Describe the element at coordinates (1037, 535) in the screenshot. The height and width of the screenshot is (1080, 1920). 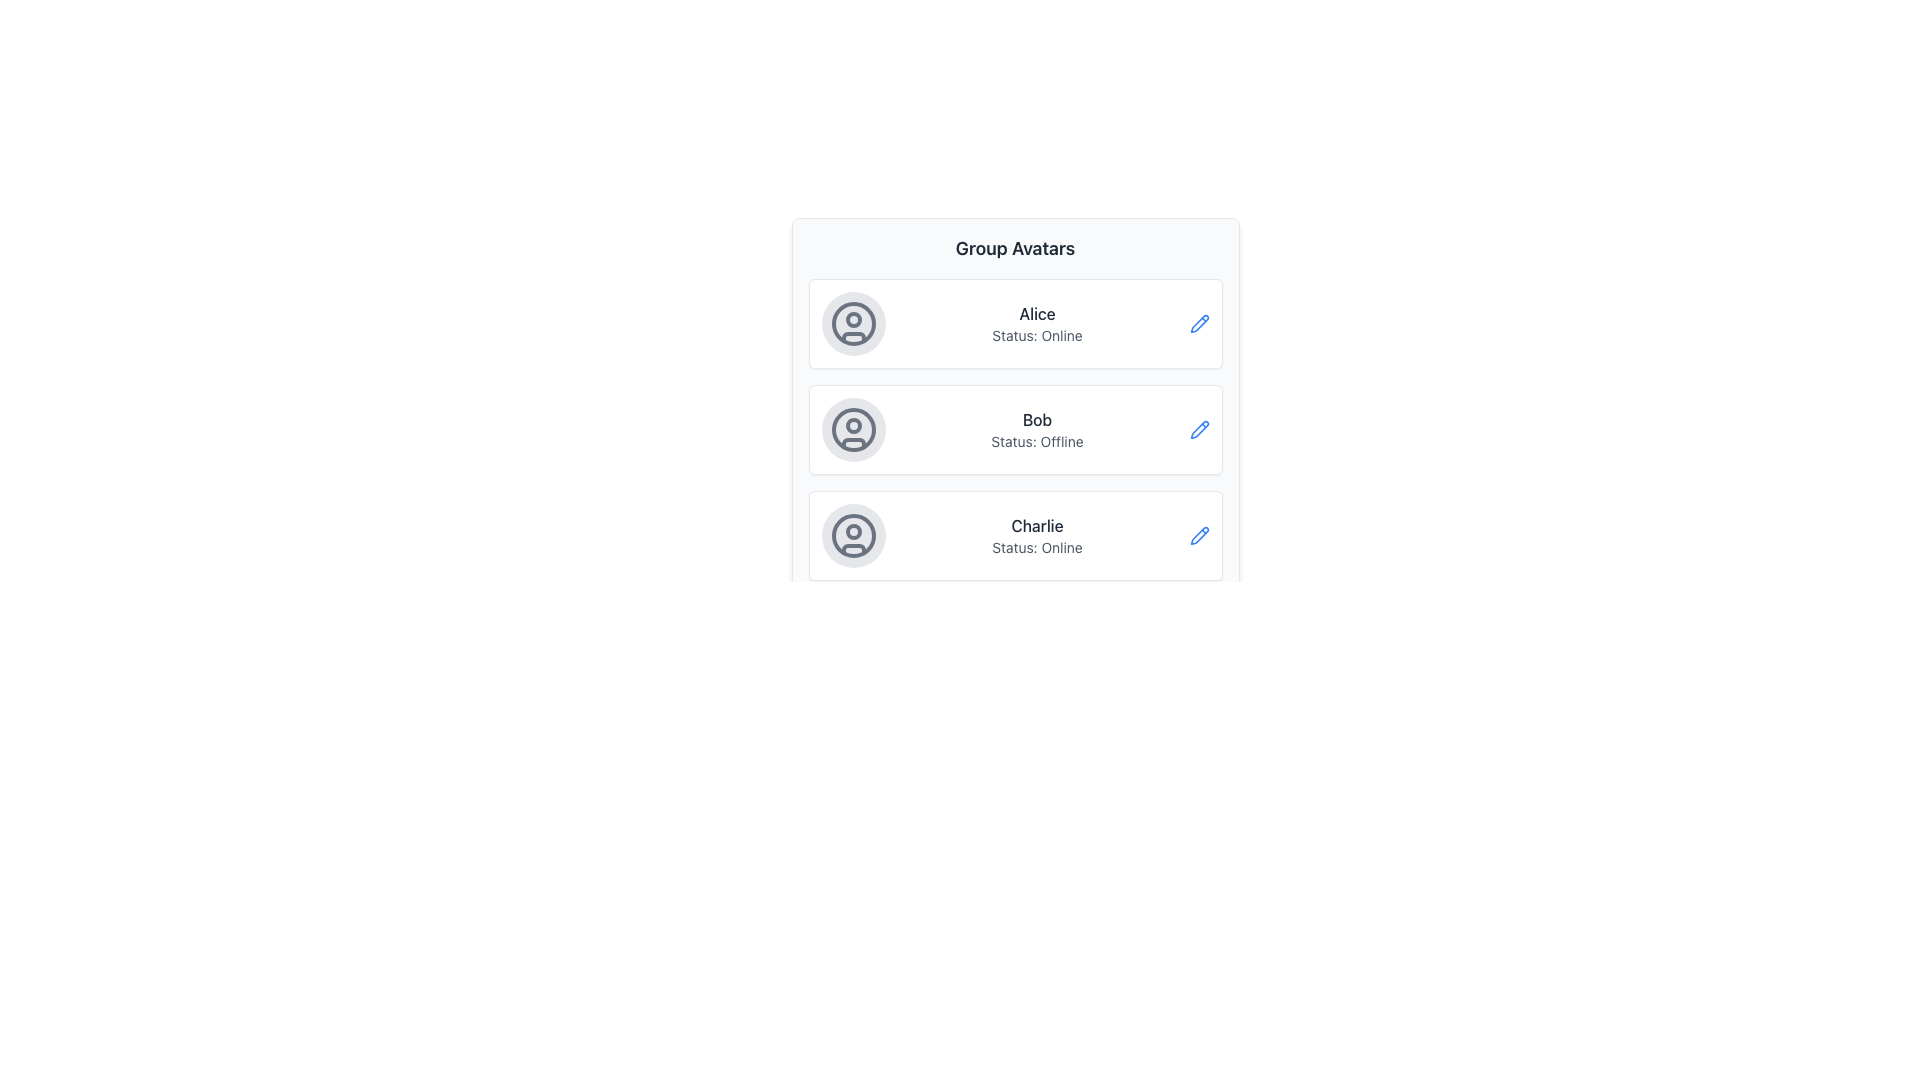
I see `text information displayed in the text block containing 'Charlie' and 'Status: Online', located to the right of the user avatar icon in the third item of the list` at that location.